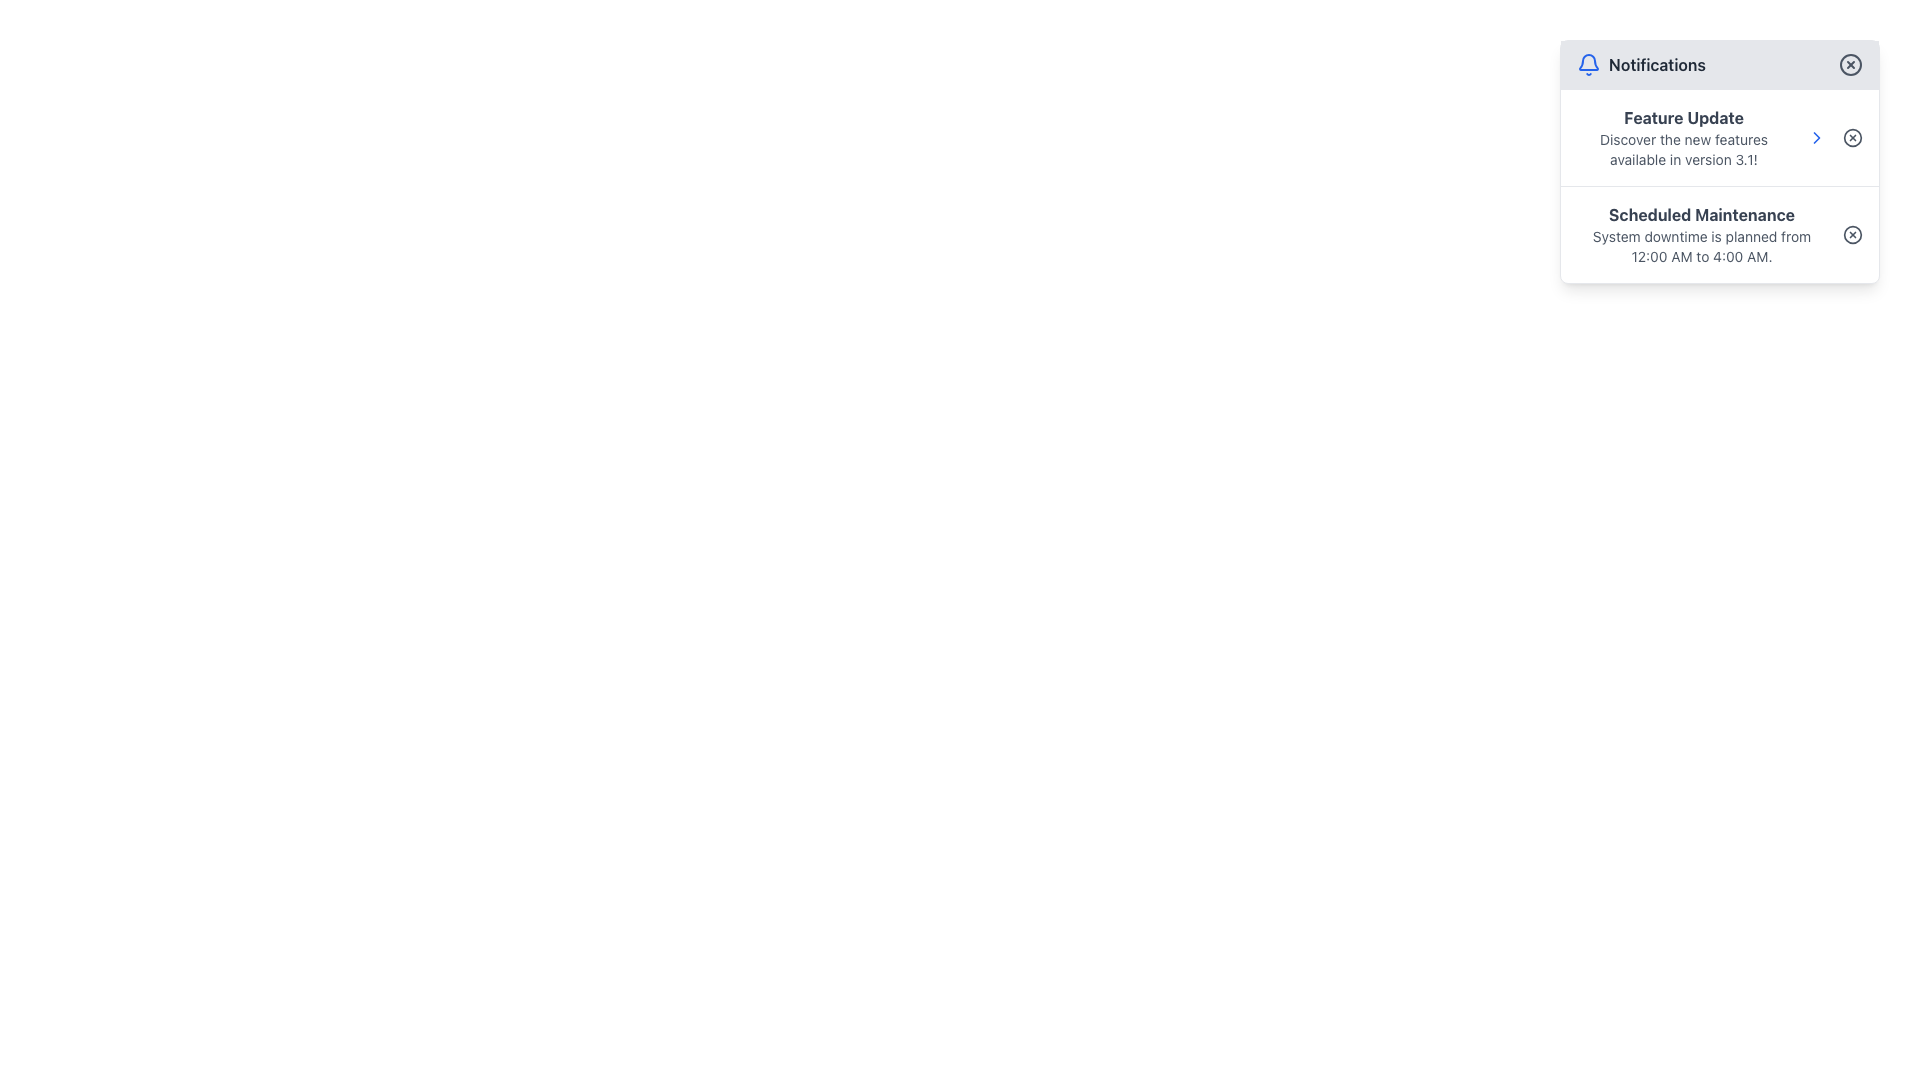 Image resolution: width=1920 pixels, height=1080 pixels. What do you see at coordinates (1850, 64) in the screenshot?
I see `the close button located at the top-right corner of the notification dropdown` at bounding box center [1850, 64].